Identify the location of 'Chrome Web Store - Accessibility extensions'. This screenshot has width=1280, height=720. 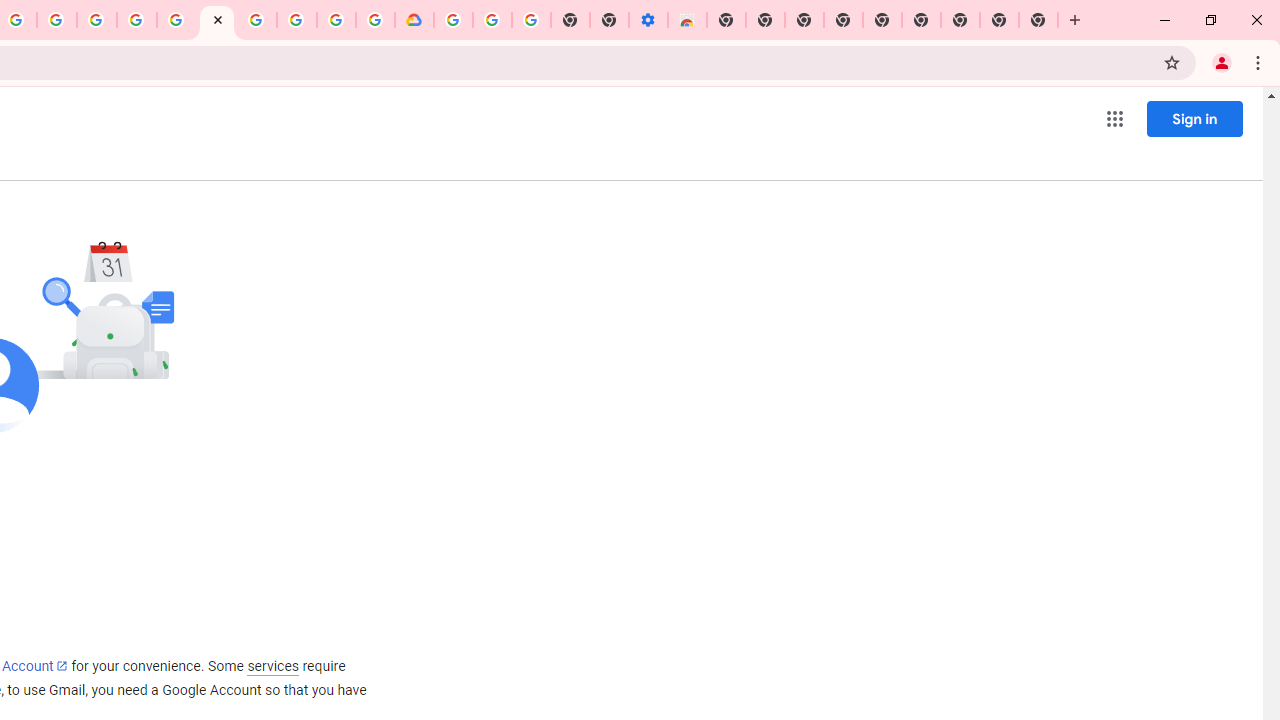
(687, 20).